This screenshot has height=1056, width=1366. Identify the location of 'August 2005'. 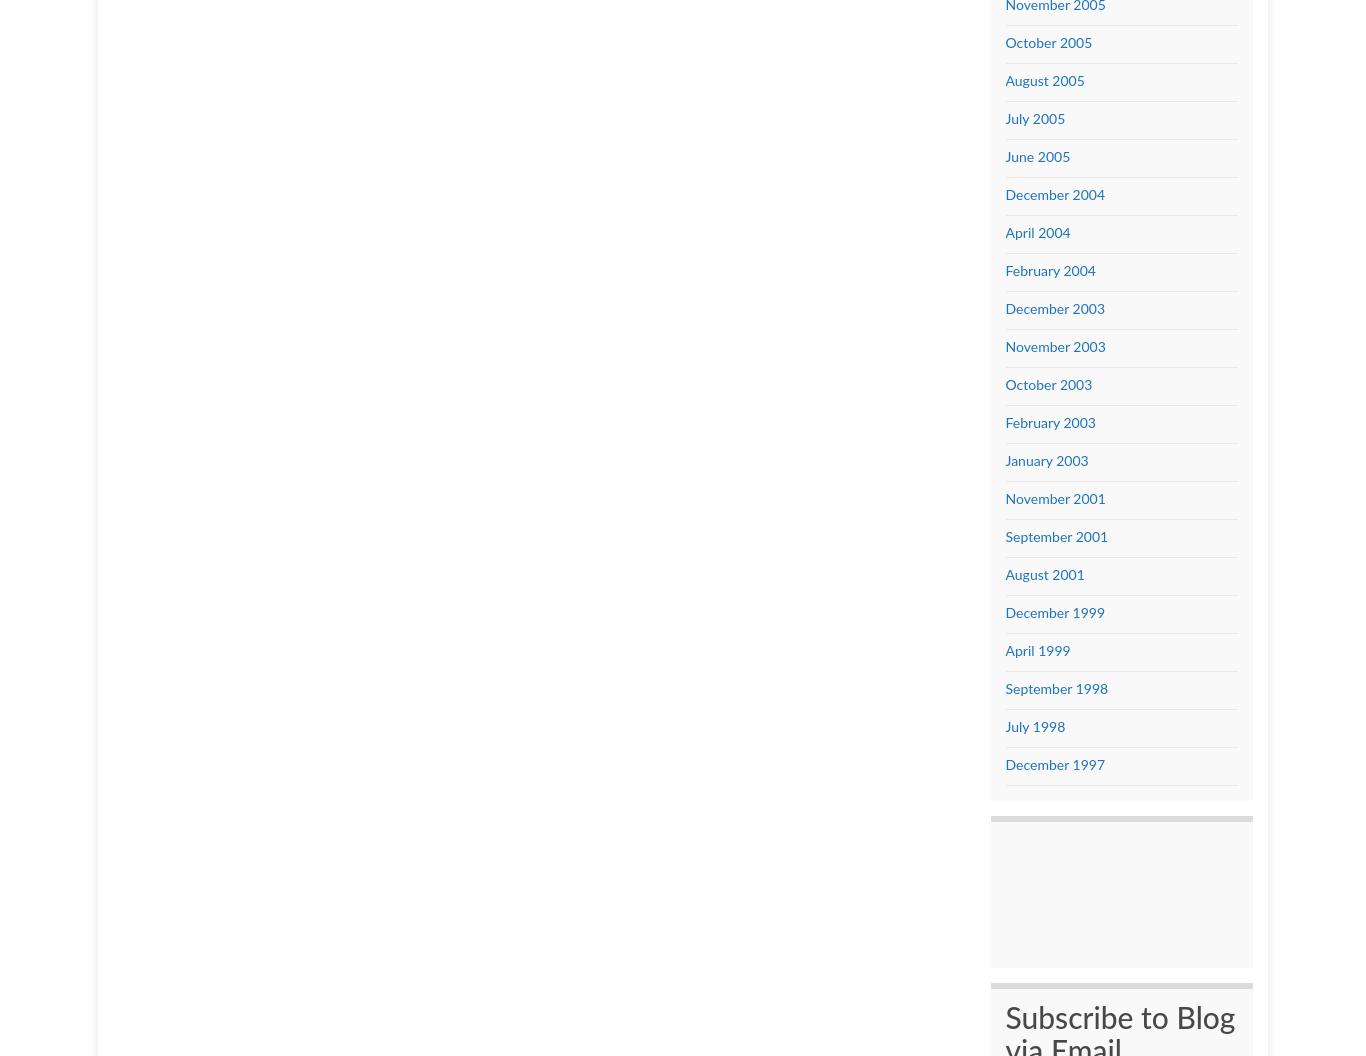
(1043, 79).